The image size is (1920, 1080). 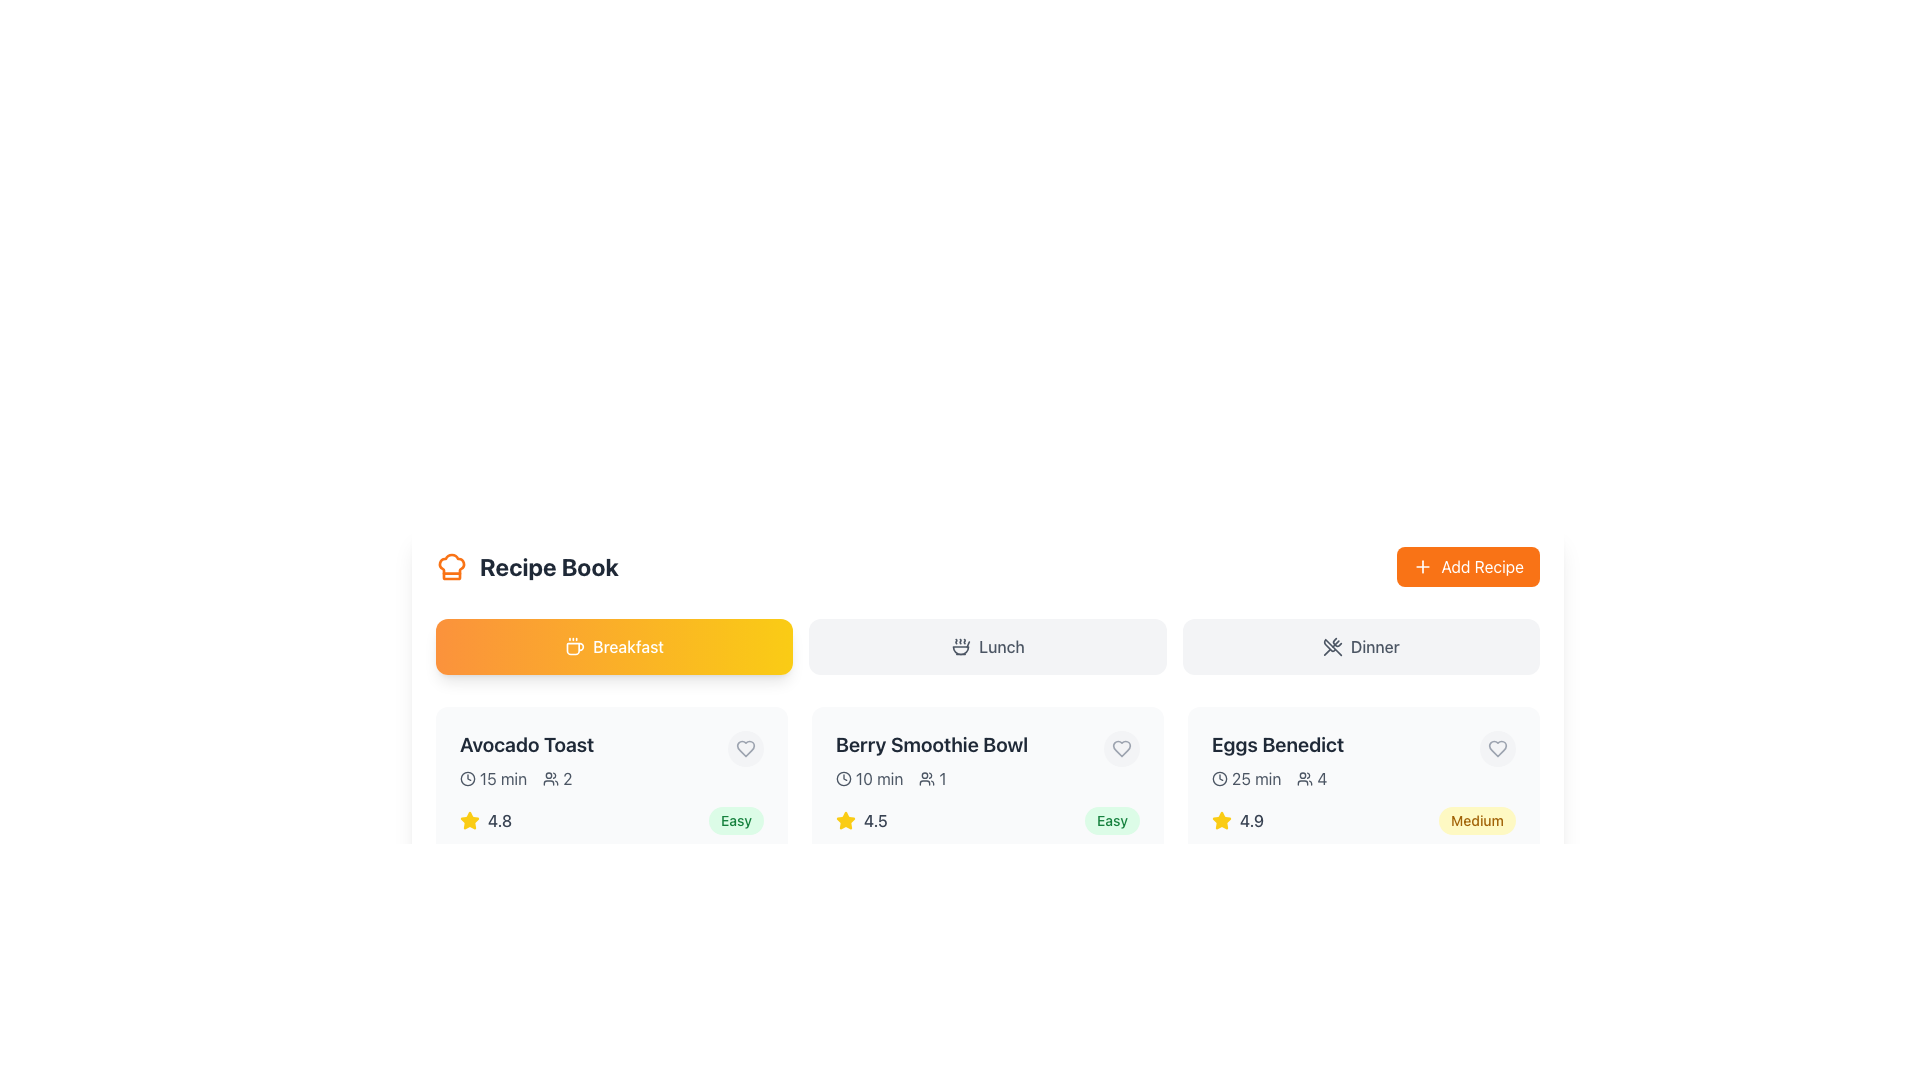 What do you see at coordinates (930, 744) in the screenshot?
I see `the recipe title text element that identifies the name of the recipe being showcased in the recipe card` at bounding box center [930, 744].